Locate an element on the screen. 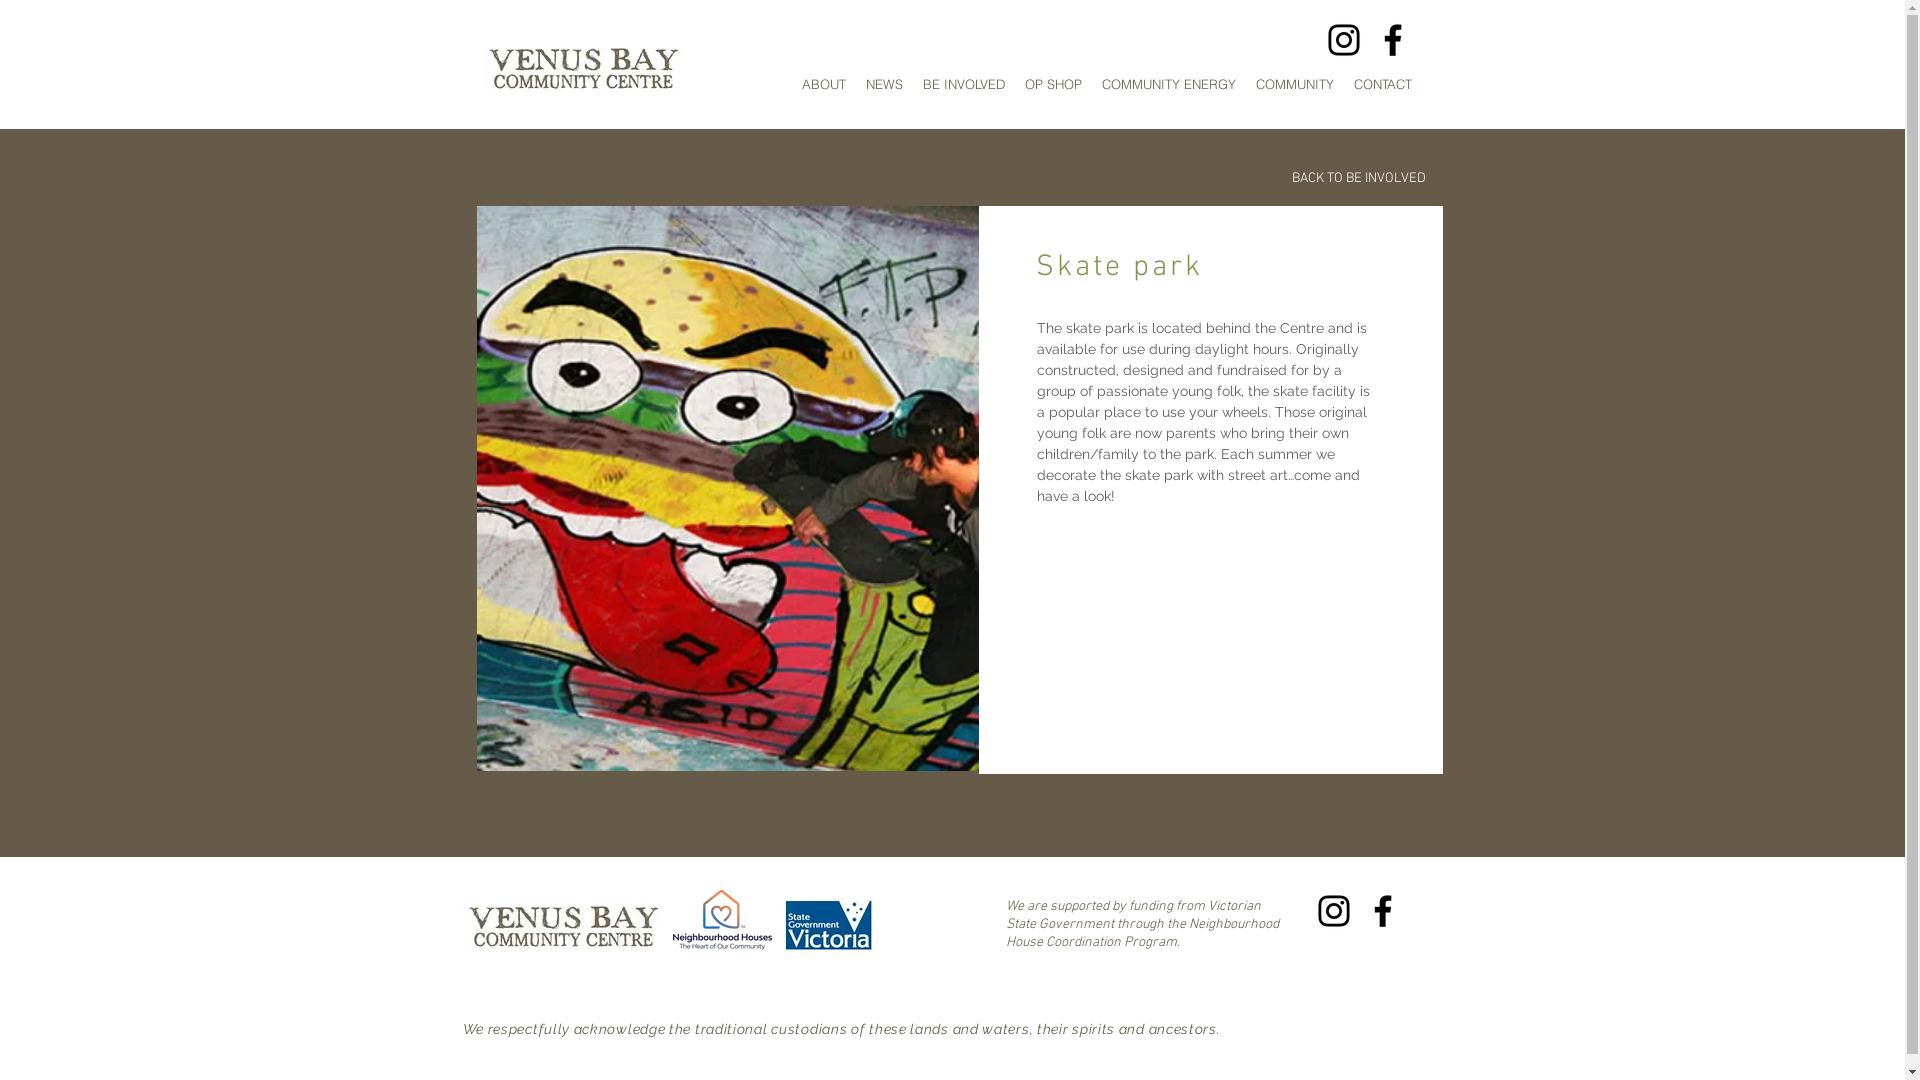  'COMMUNITY' is located at coordinates (1295, 83).